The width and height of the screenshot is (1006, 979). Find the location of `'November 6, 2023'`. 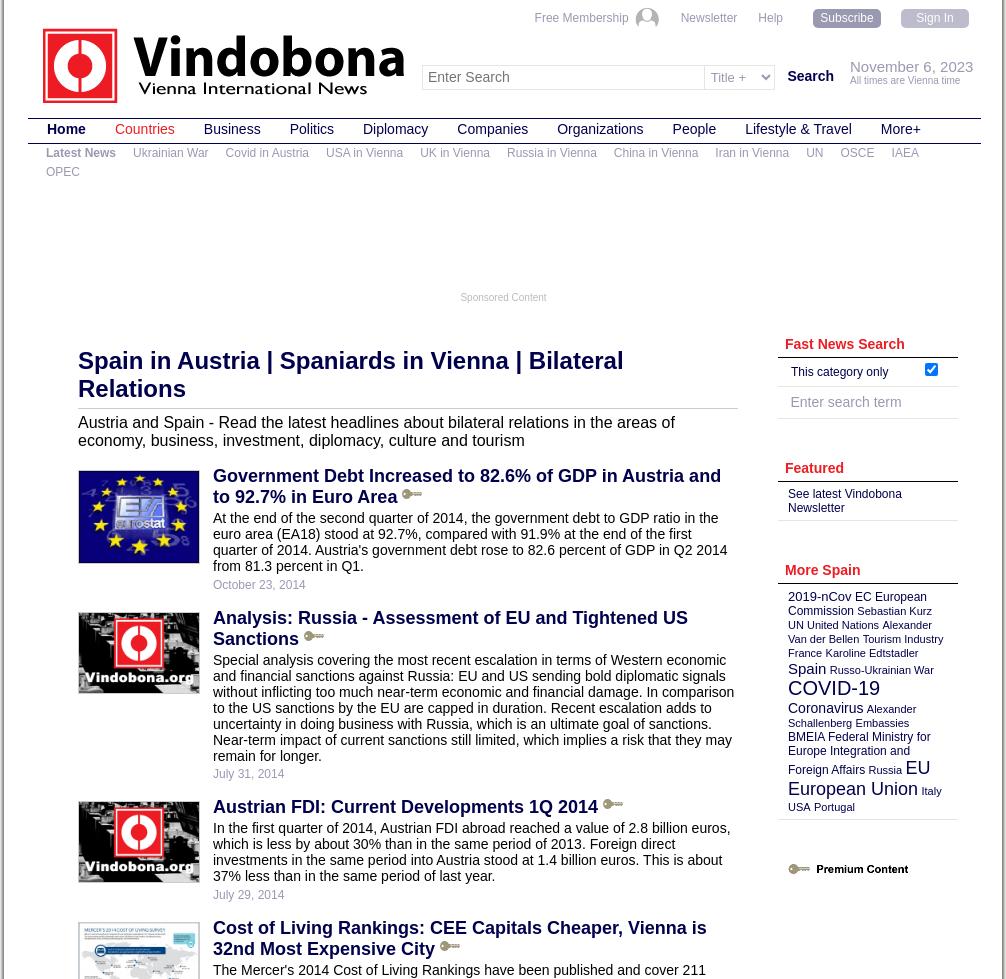

'November 6, 2023' is located at coordinates (848, 66).